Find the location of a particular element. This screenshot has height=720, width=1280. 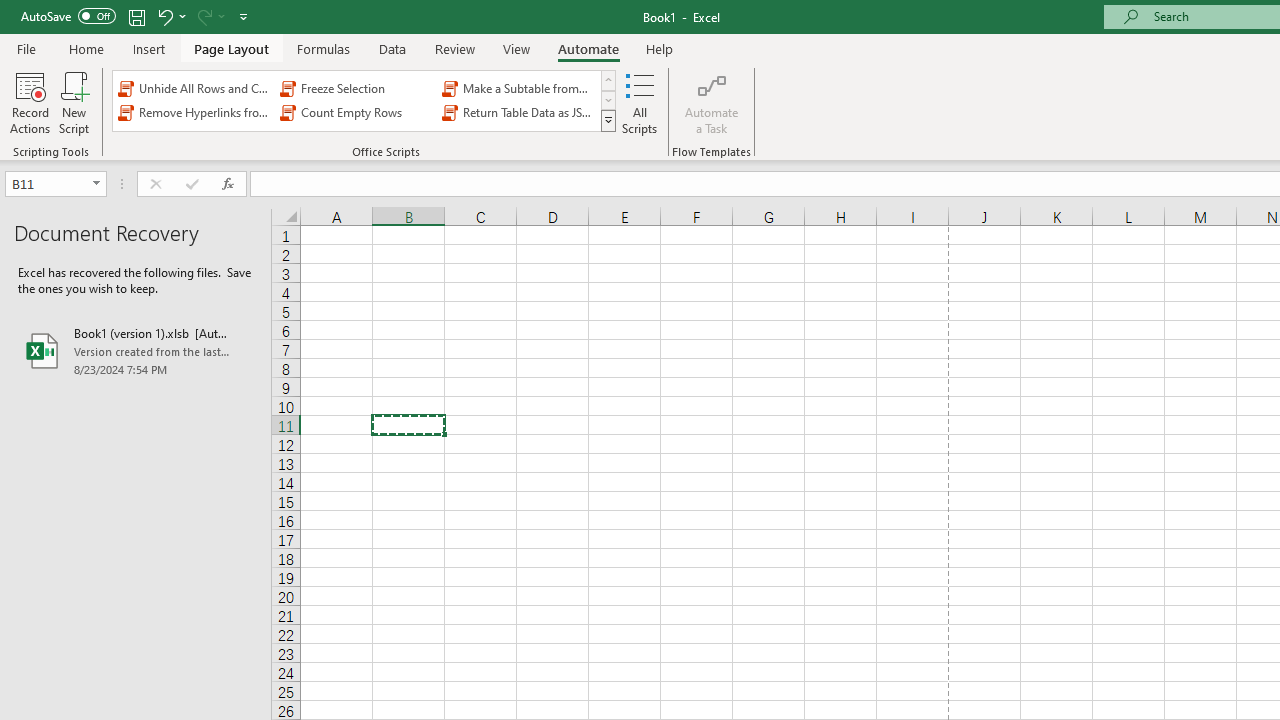

'Count Empty Rows' is located at coordinates (357, 113).